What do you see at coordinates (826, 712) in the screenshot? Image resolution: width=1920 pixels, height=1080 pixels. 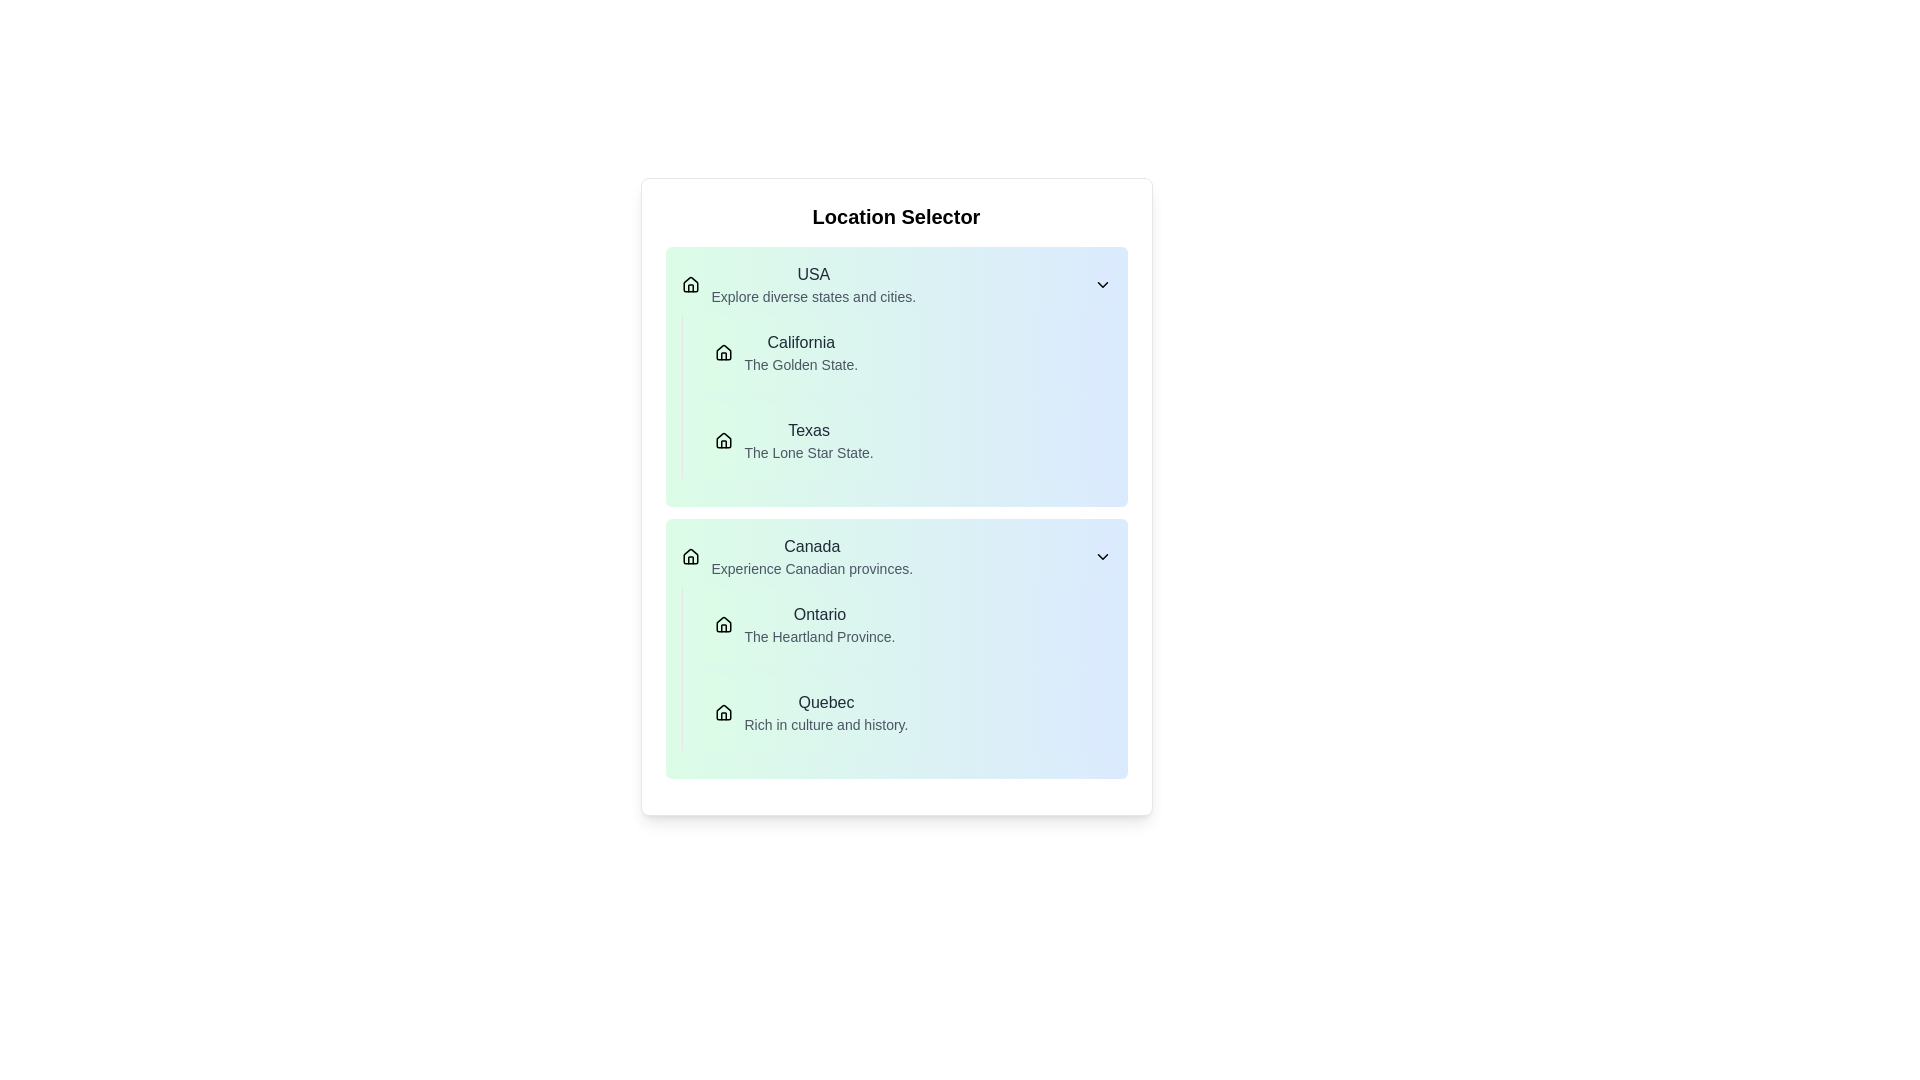 I see `the labeled list item titled 'Quebec' with the subtitle 'Rich in culture and history'` at bounding box center [826, 712].